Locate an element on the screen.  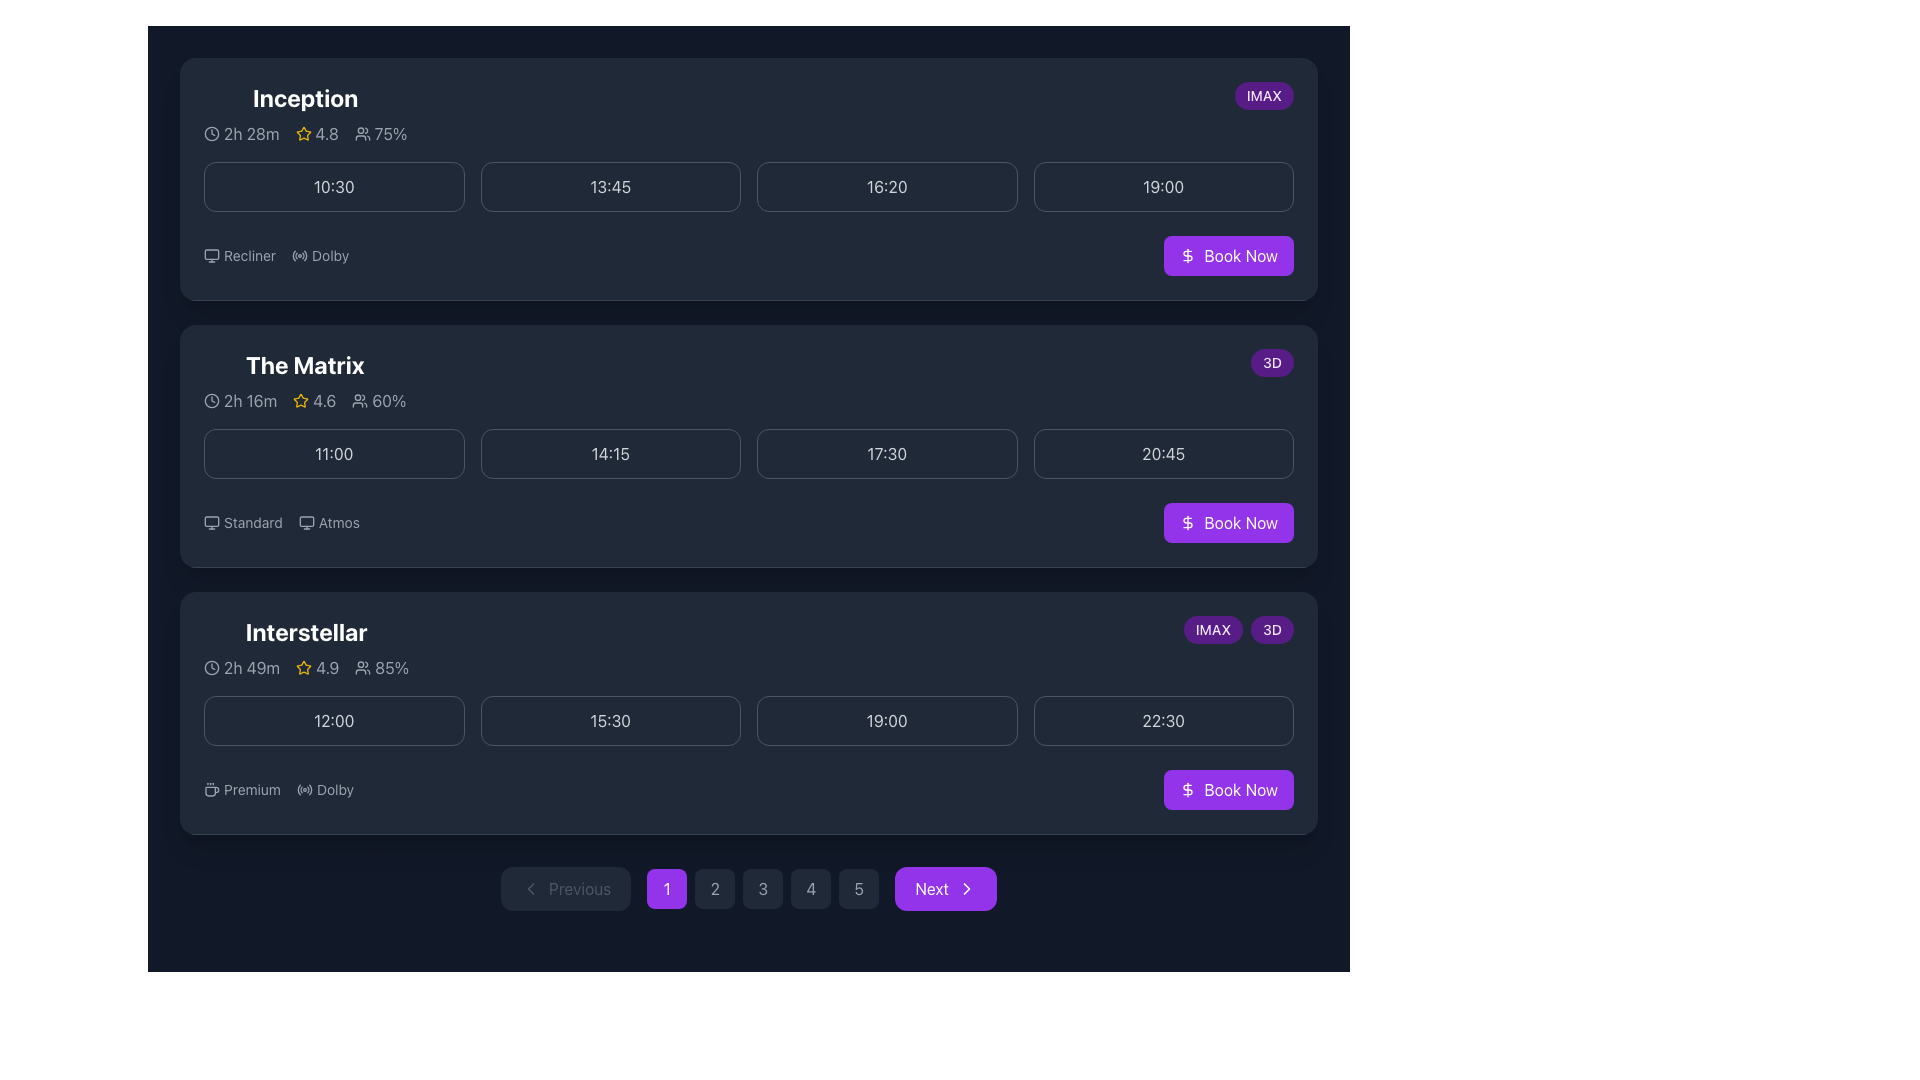
the purple 'Book Now' button located in the bottom-right corner of the movie details card to book a ticket is located at coordinates (1188, 789).